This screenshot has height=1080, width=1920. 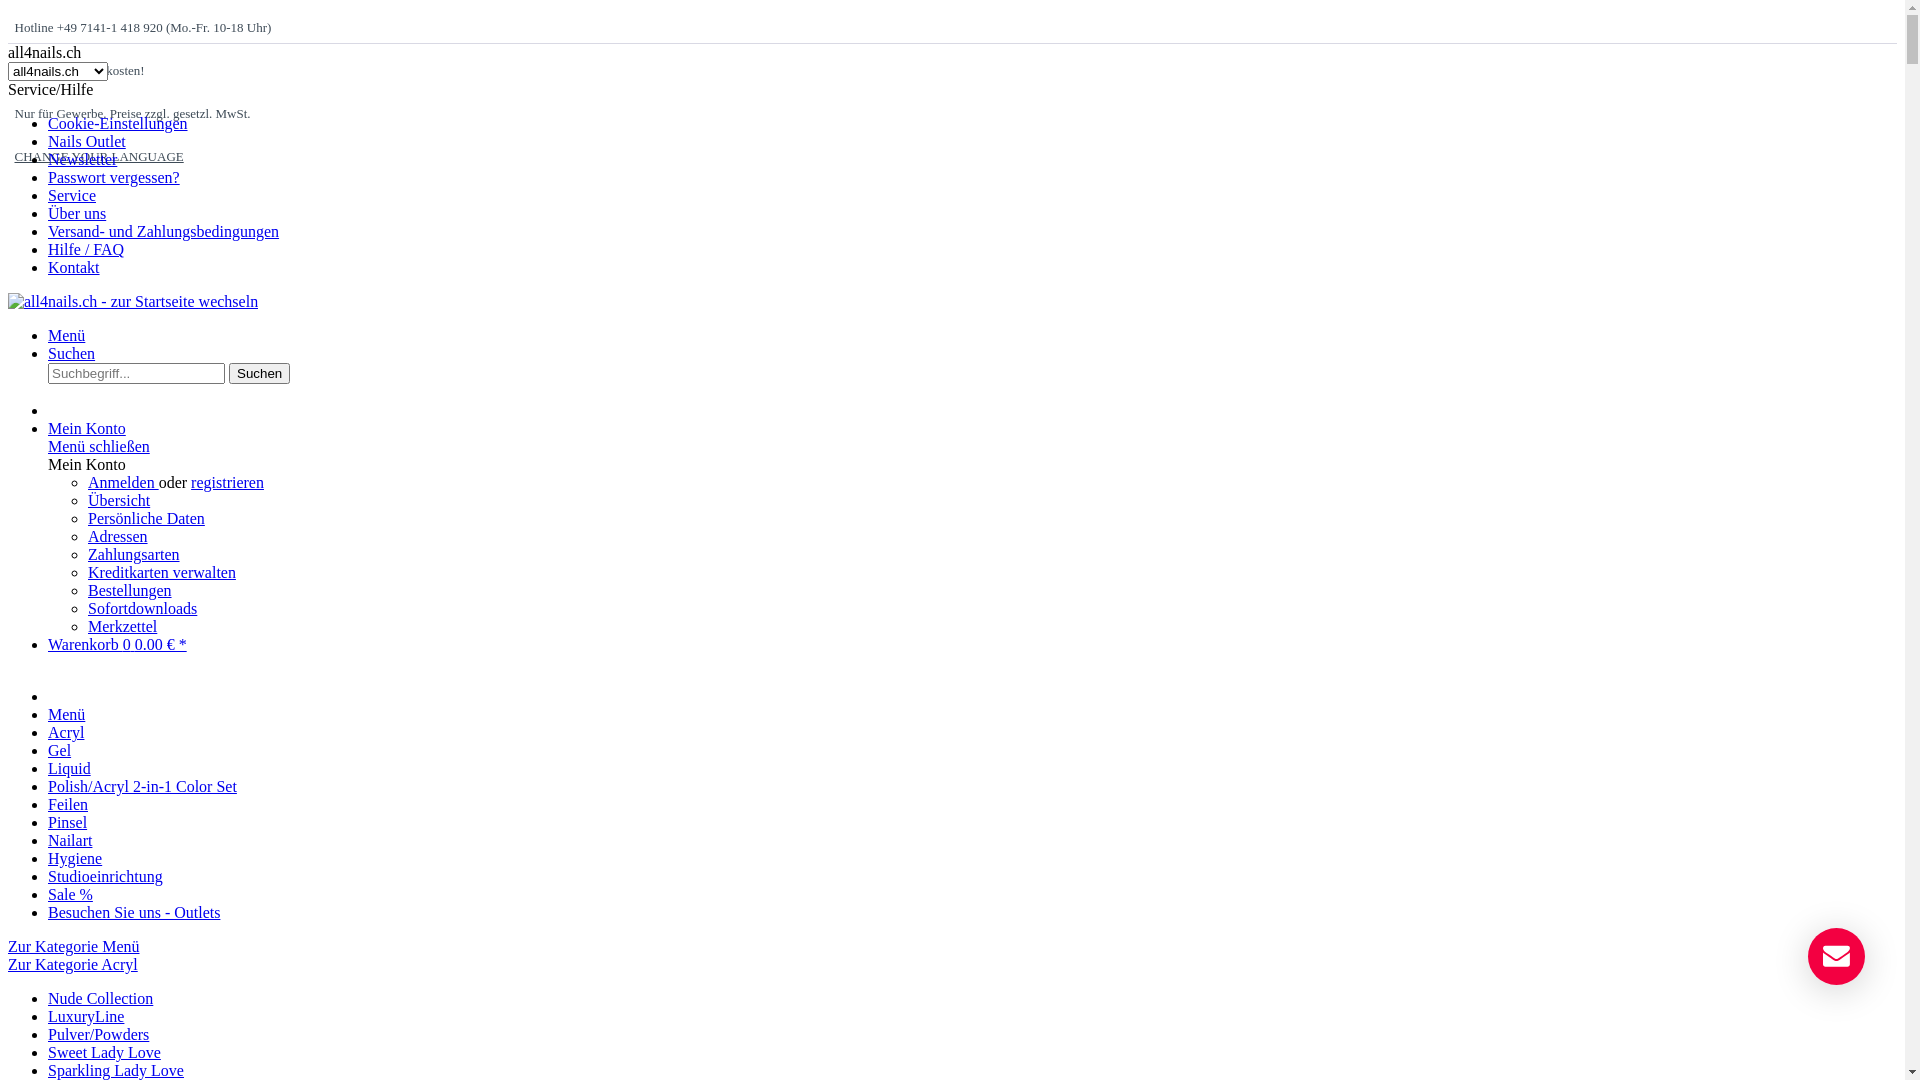 What do you see at coordinates (86, 572) in the screenshot?
I see `'Kreditkarten verwalten'` at bounding box center [86, 572].